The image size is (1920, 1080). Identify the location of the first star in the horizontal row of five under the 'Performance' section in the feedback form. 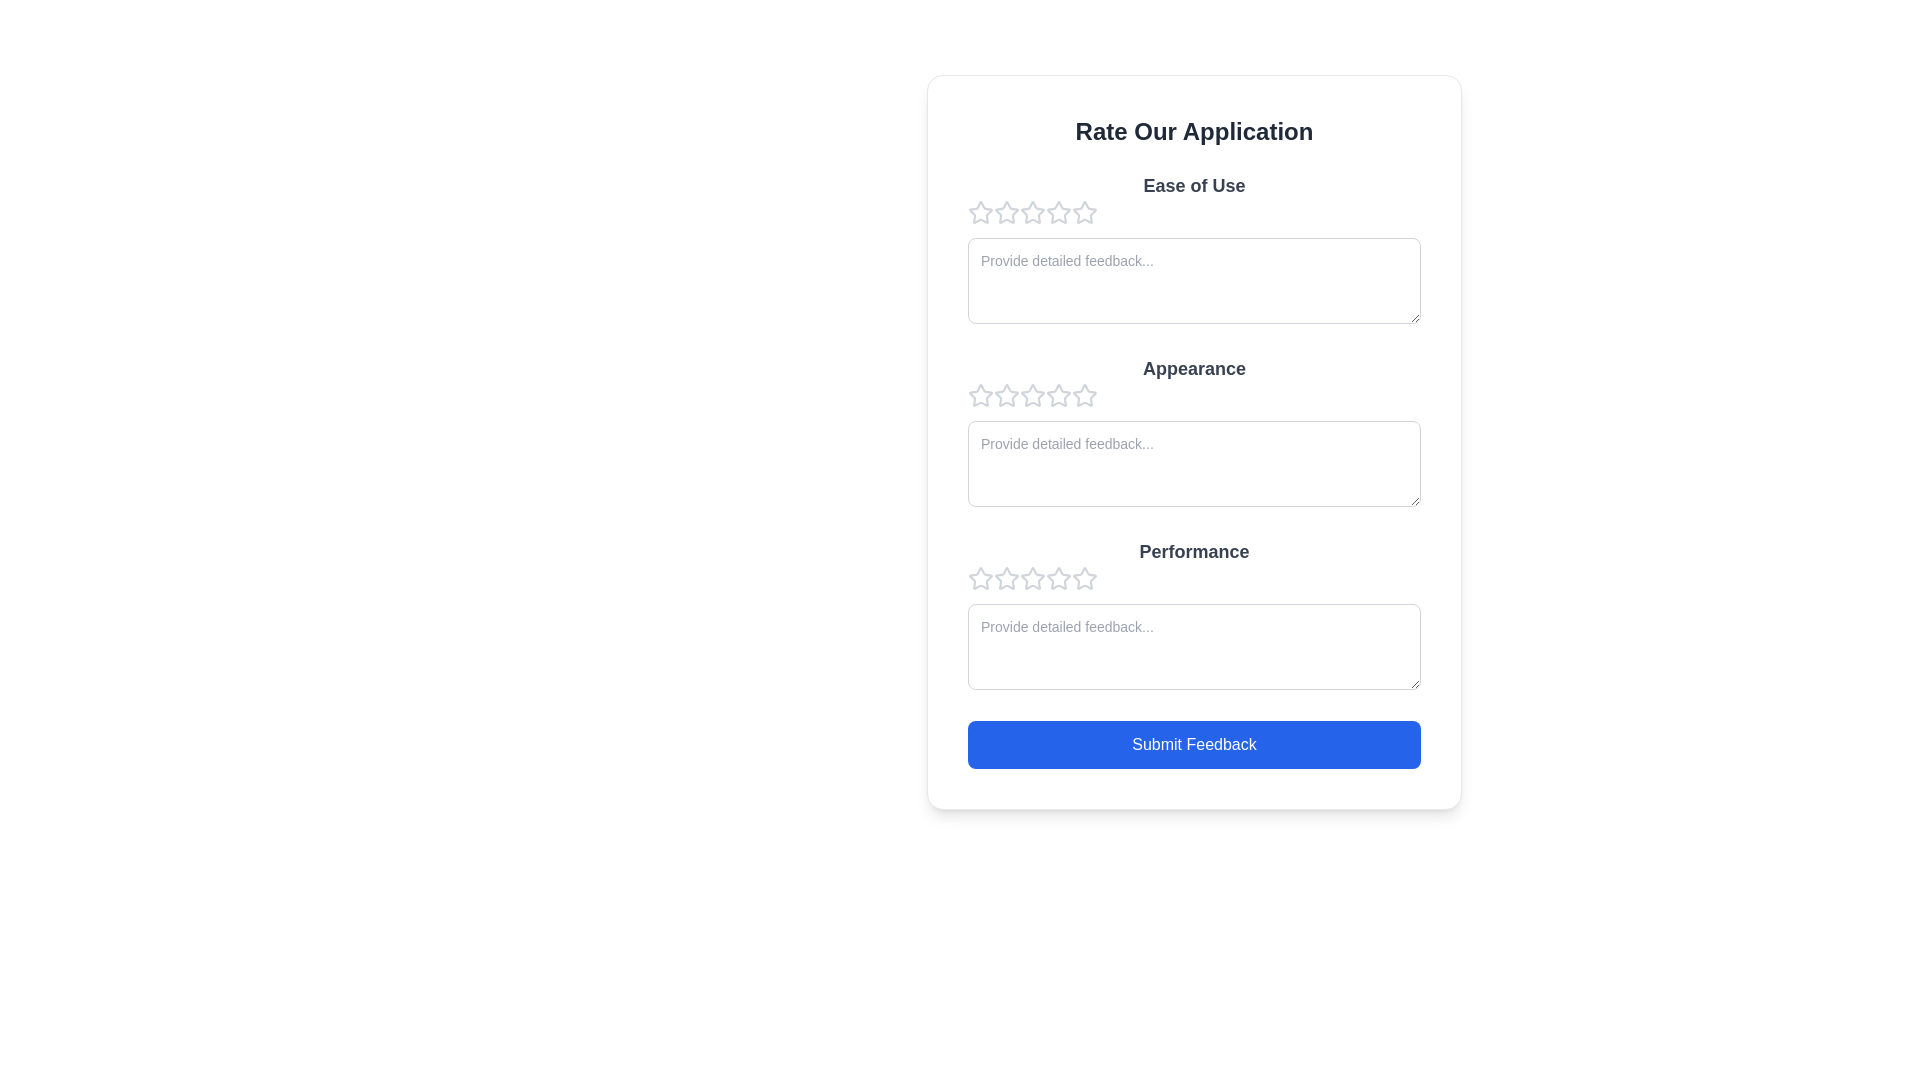
(980, 578).